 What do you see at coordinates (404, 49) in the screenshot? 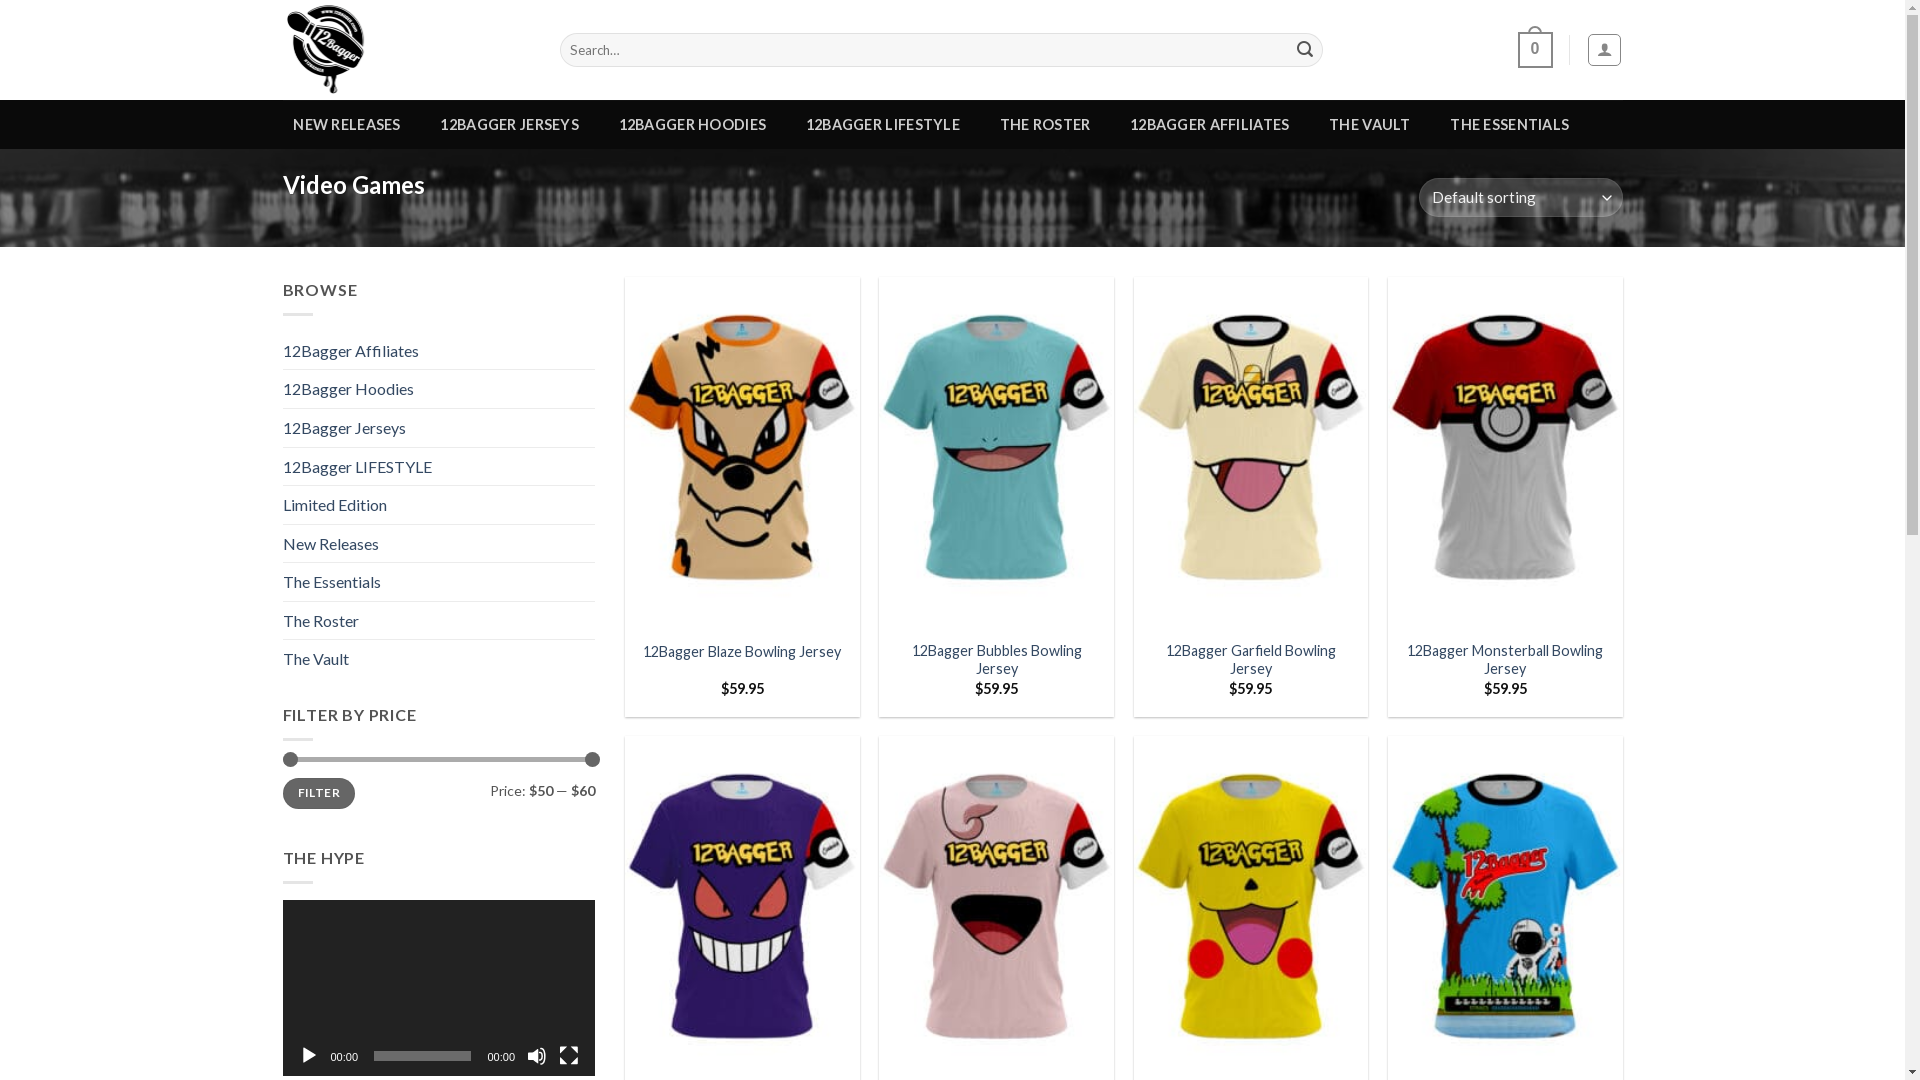
I see `'12Bagger Bowling'` at bounding box center [404, 49].